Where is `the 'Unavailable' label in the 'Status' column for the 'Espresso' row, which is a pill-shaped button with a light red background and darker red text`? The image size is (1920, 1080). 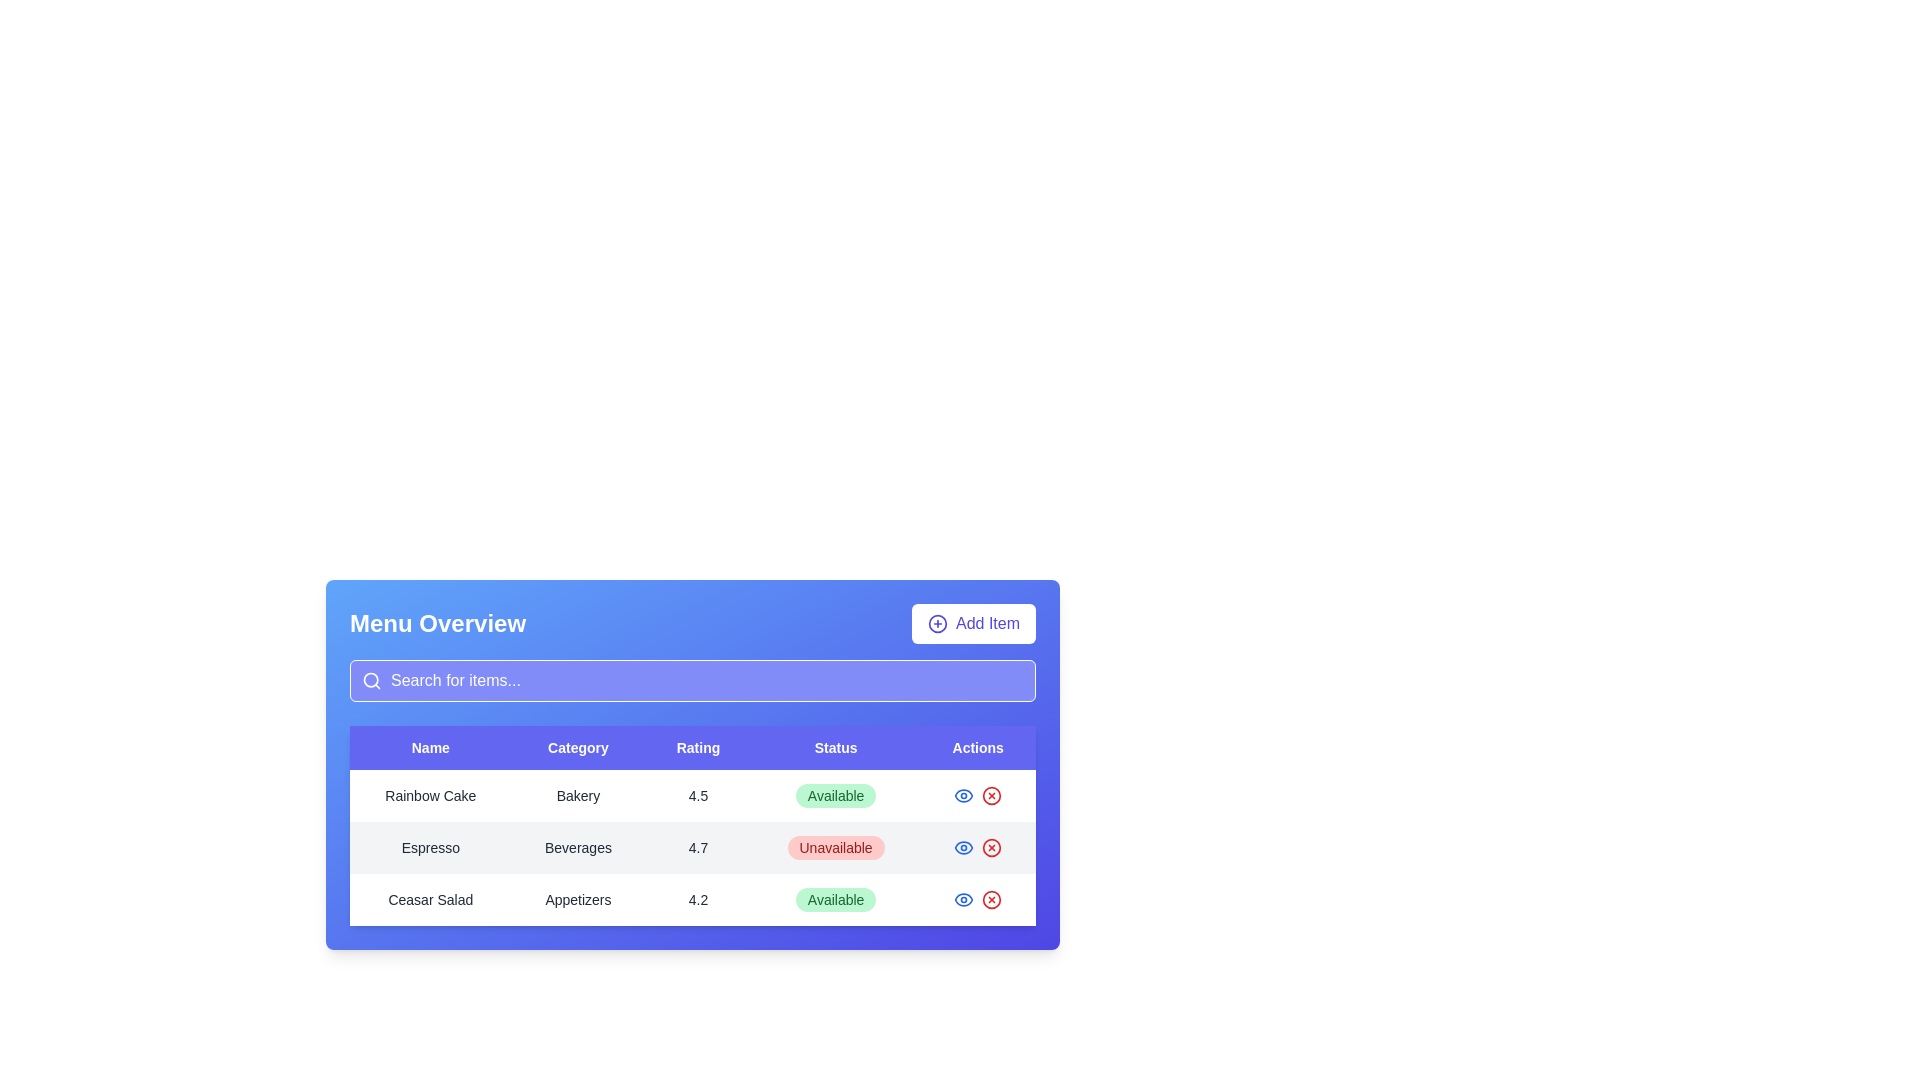 the 'Unavailable' label in the 'Status' column for the 'Espresso' row, which is a pill-shaped button with a light red background and darker red text is located at coordinates (836, 848).